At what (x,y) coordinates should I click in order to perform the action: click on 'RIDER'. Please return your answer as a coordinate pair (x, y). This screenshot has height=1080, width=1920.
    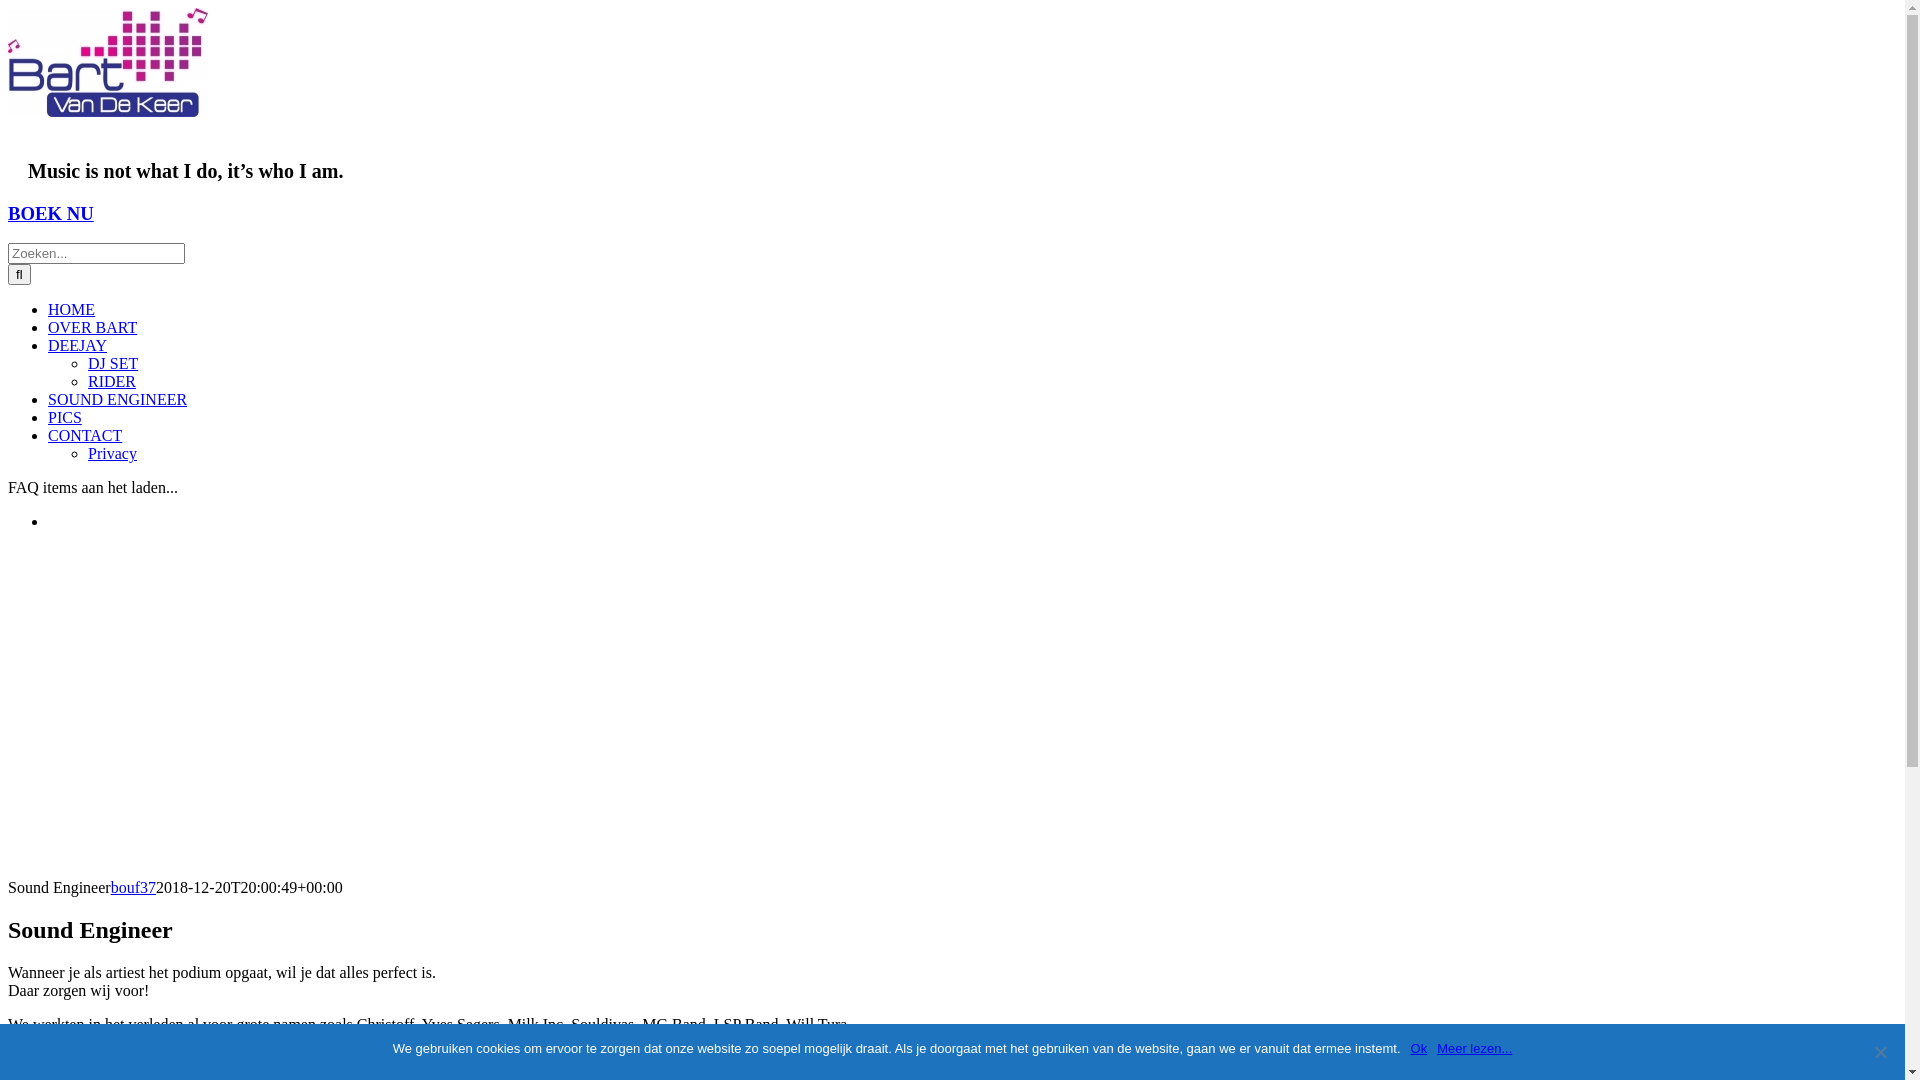
    Looking at the image, I should click on (86, 381).